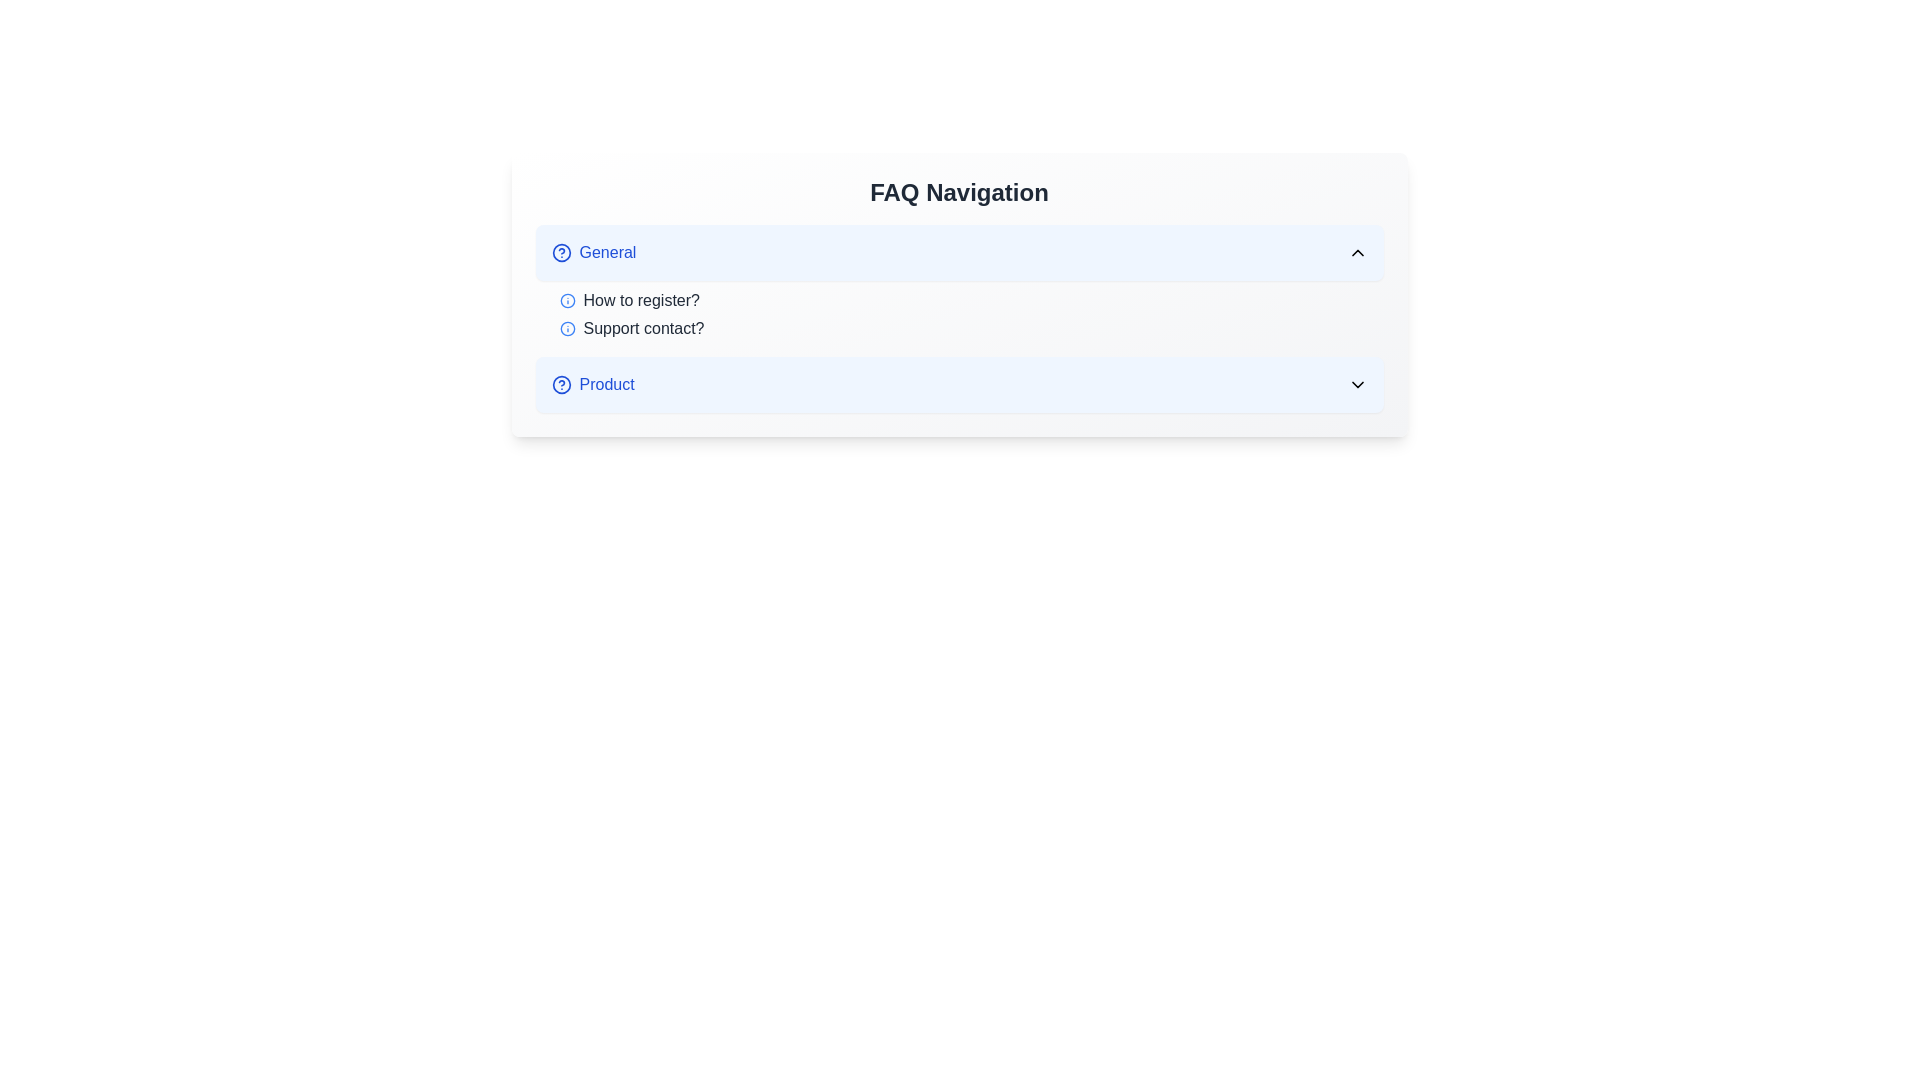 This screenshot has height=1080, width=1920. What do you see at coordinates (593, 252) in the screenshot?
I see `the 'General' text label, which is a medium-sized bold blue label aligned next to a help circle icon` at bounding box center [593, 252].